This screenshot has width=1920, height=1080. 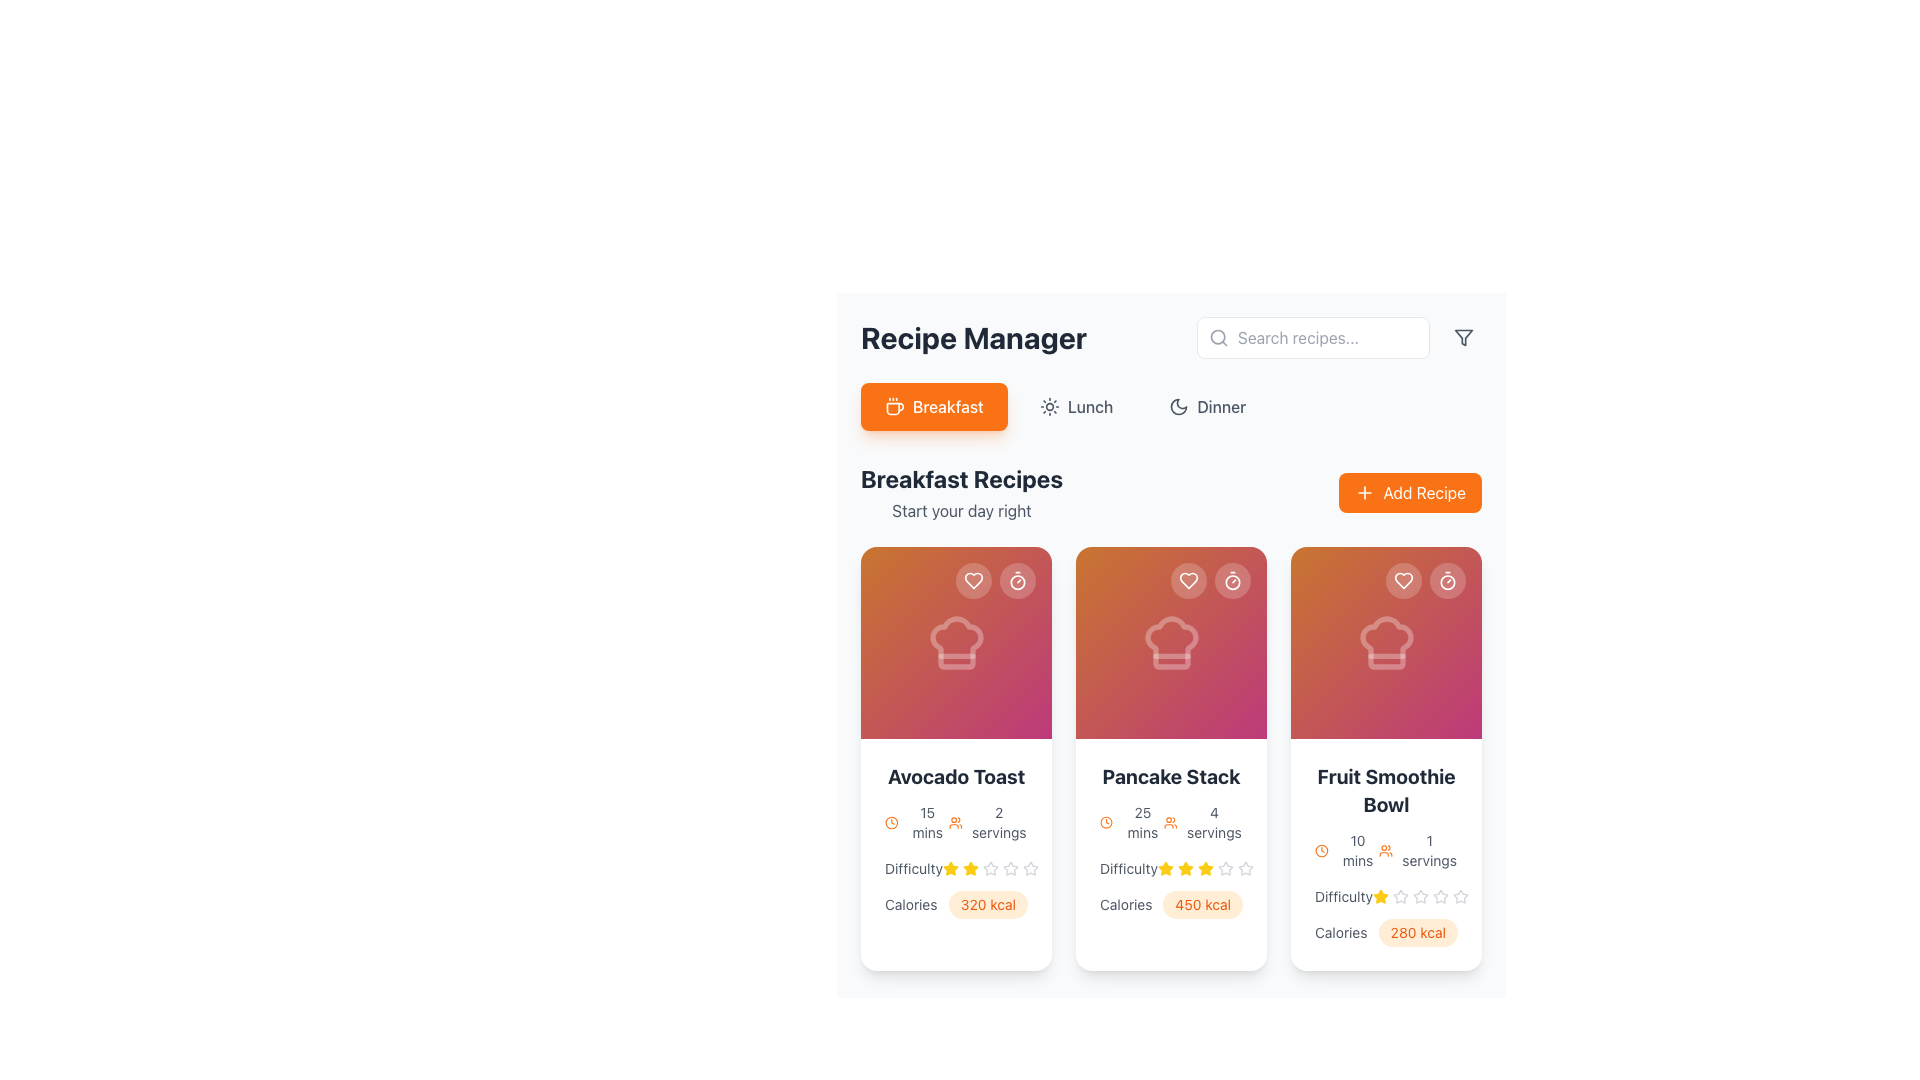 I want to click on the stars in the Difficulty rating section of the Avocado Toast card to modify the rating, so click(x=955, y=867).